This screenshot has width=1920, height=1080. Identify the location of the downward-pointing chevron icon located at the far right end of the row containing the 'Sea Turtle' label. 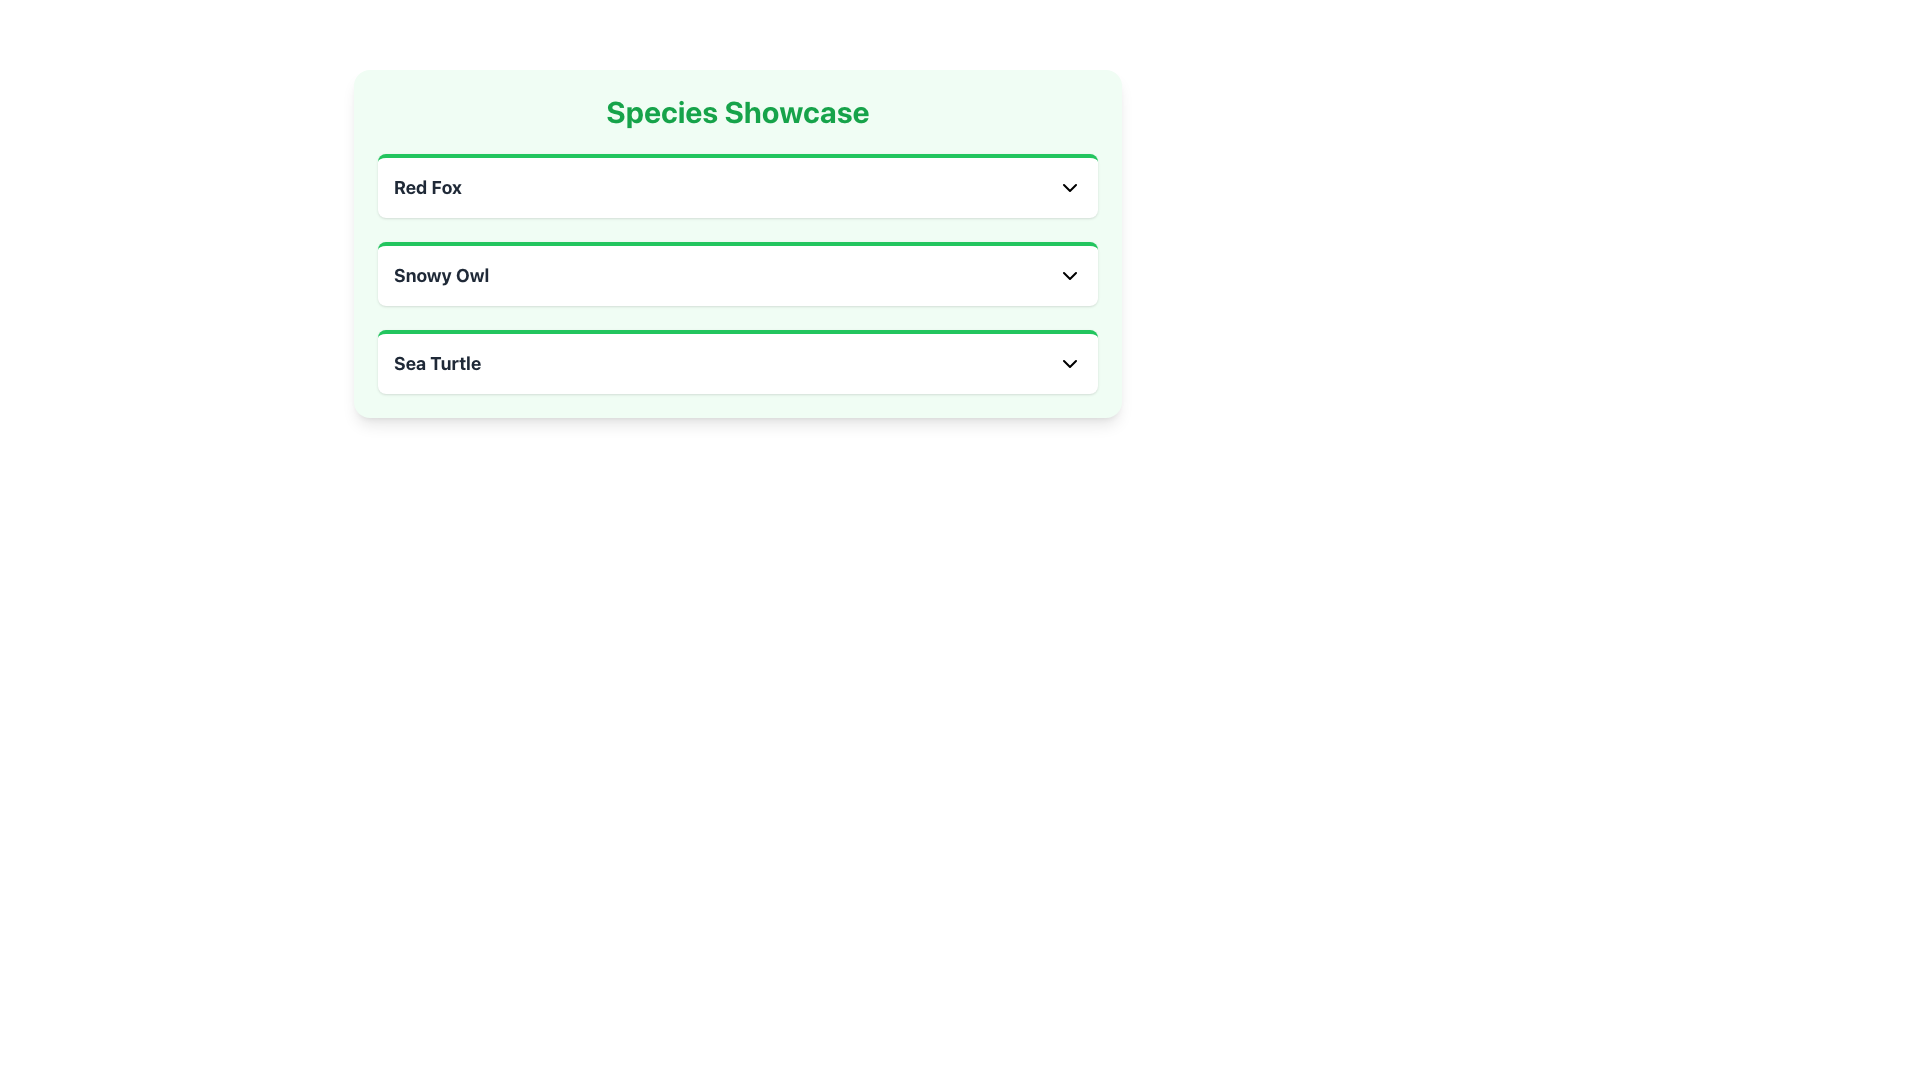
(1069, 363).